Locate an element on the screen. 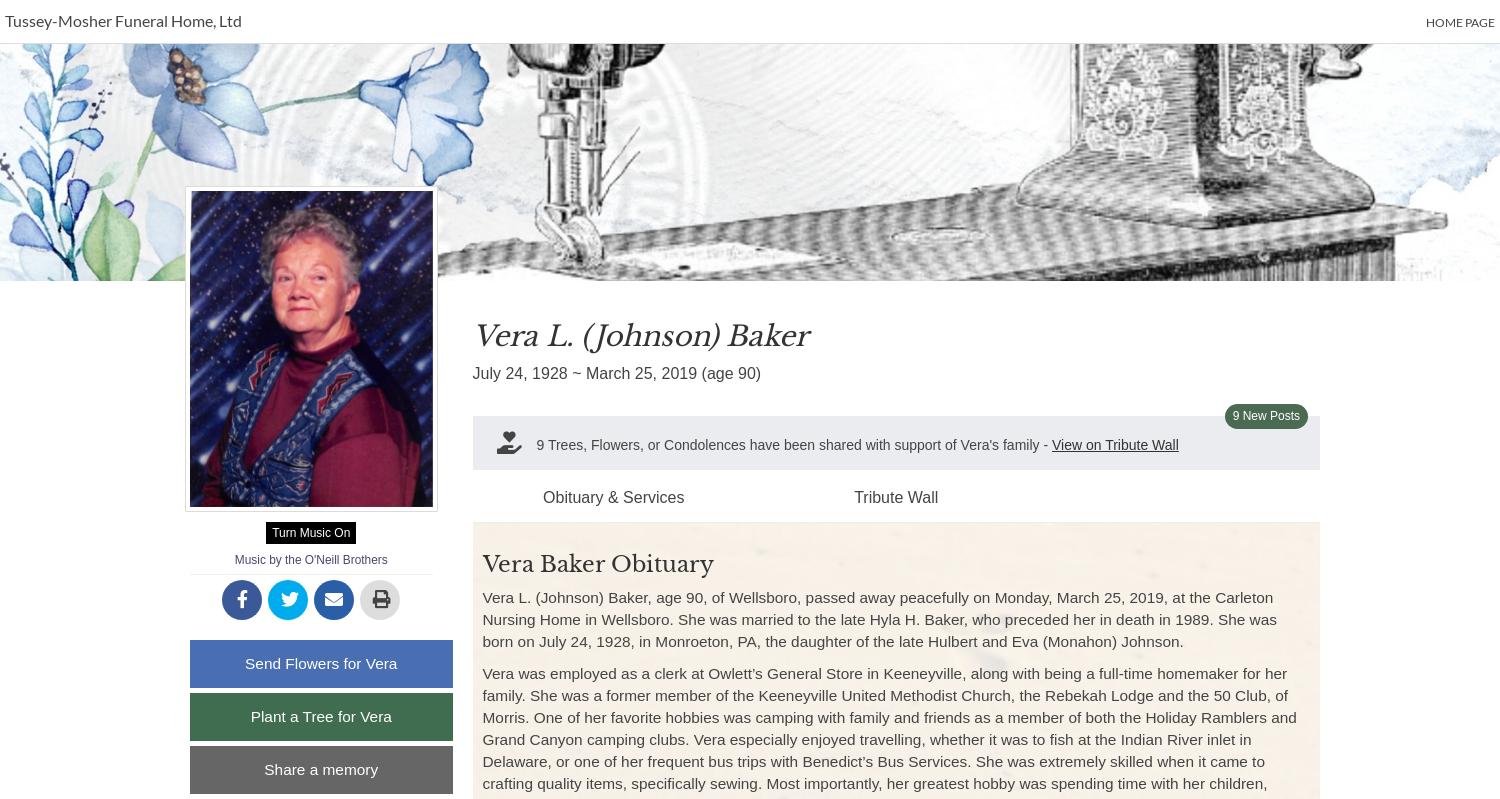 This screenshot has height=799, width=1500. '~' is located at coordinates (575, 373).